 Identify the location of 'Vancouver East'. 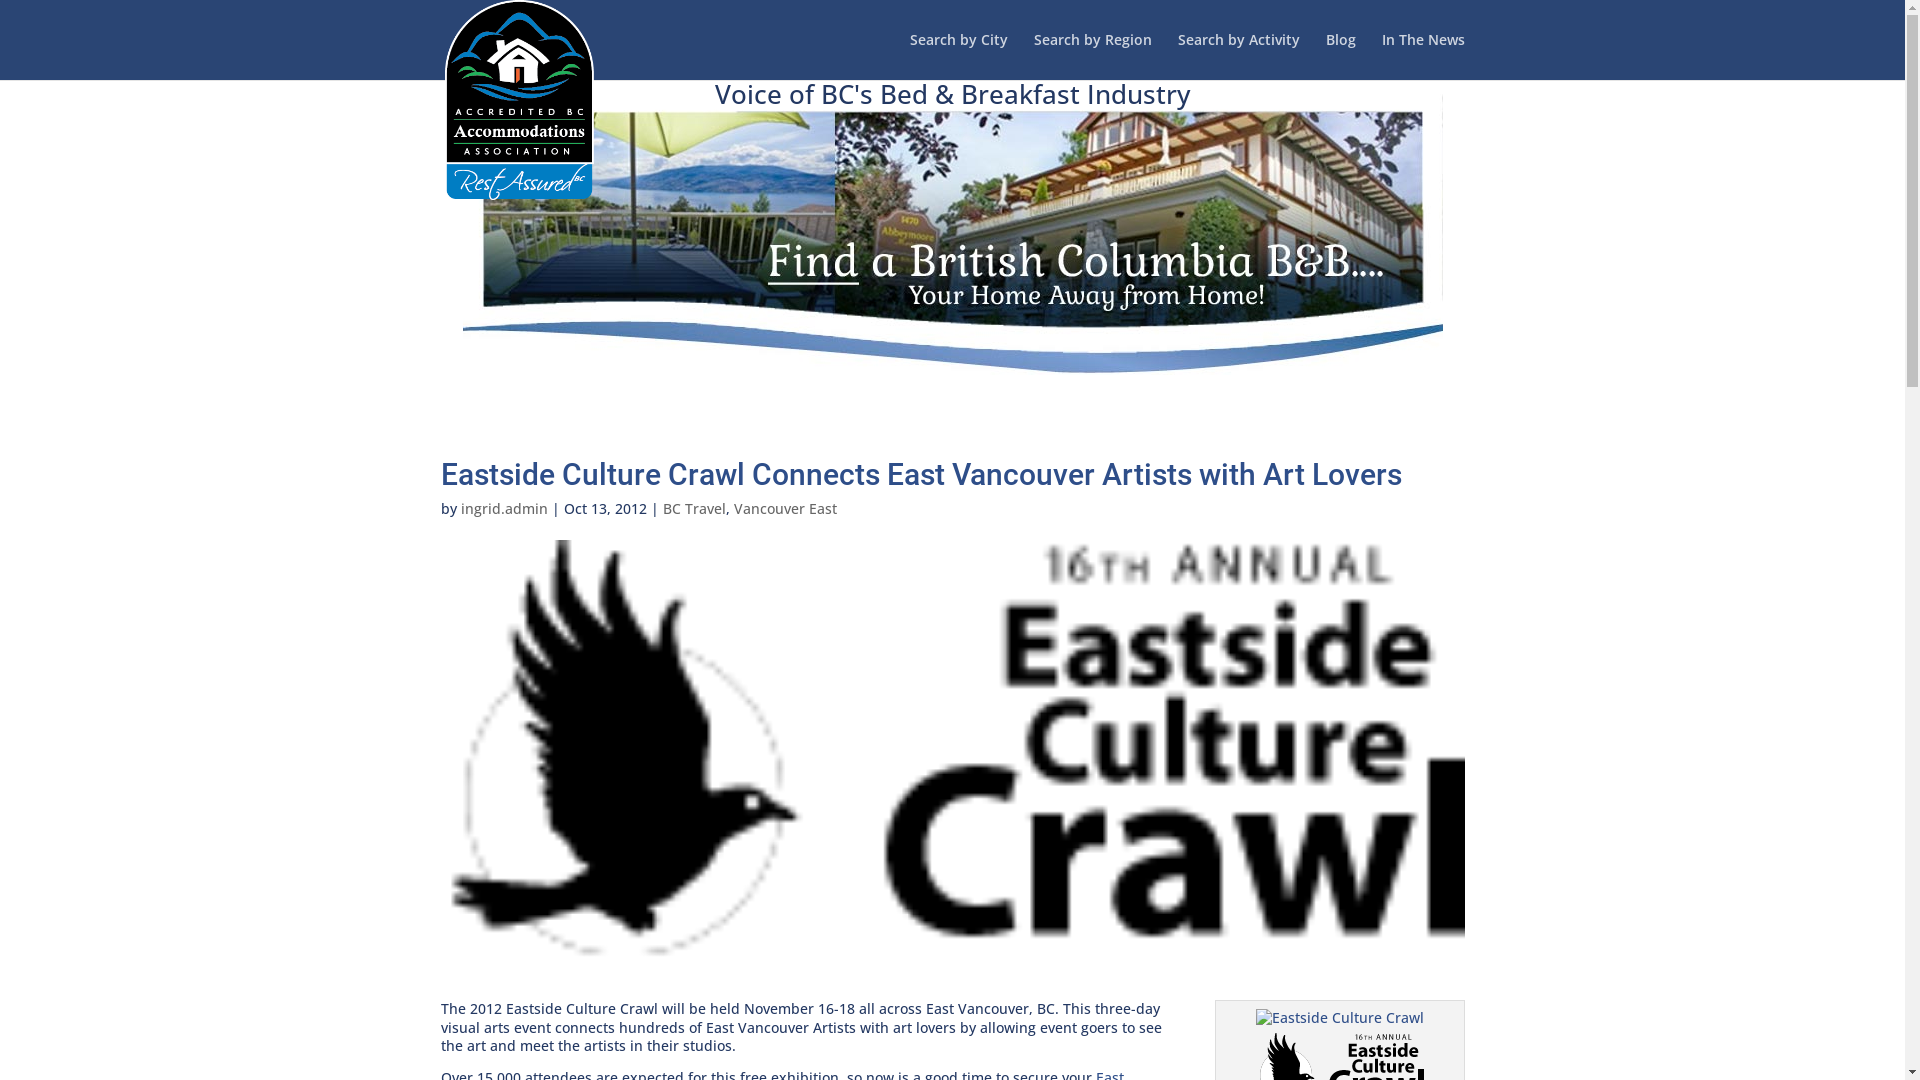
(784, 507).